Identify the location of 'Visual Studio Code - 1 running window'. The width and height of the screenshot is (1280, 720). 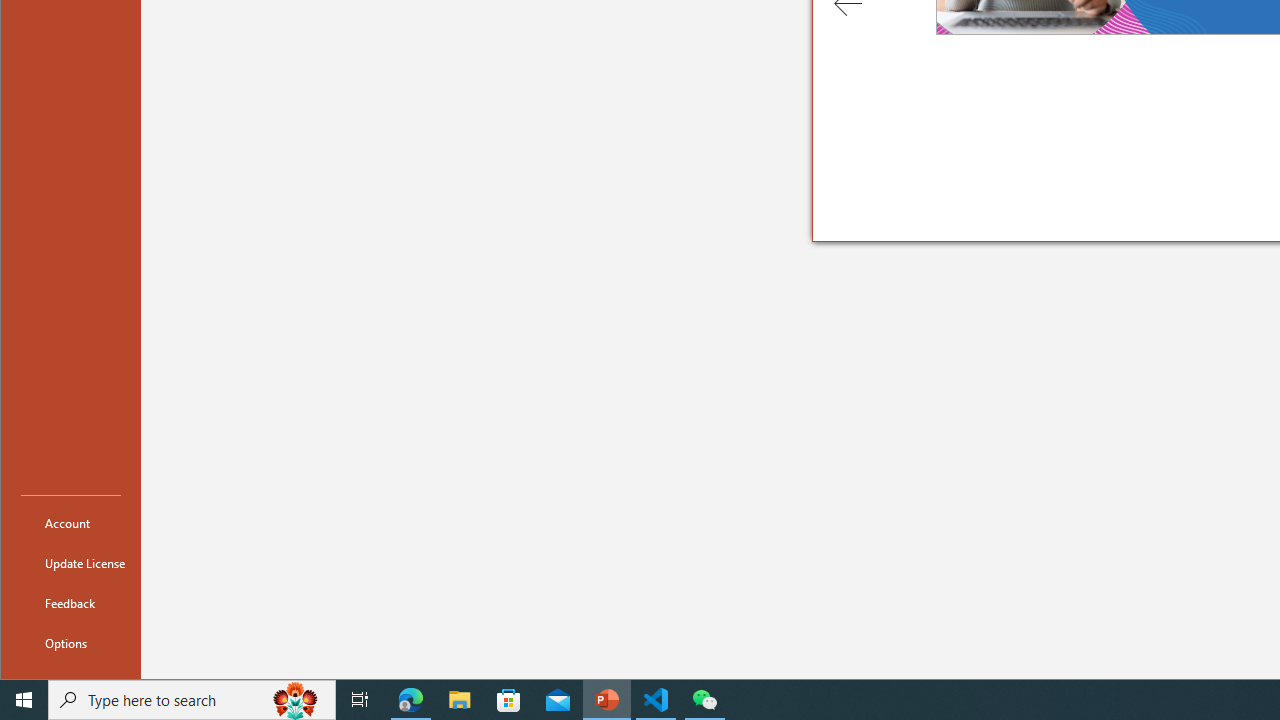
(656, 698).